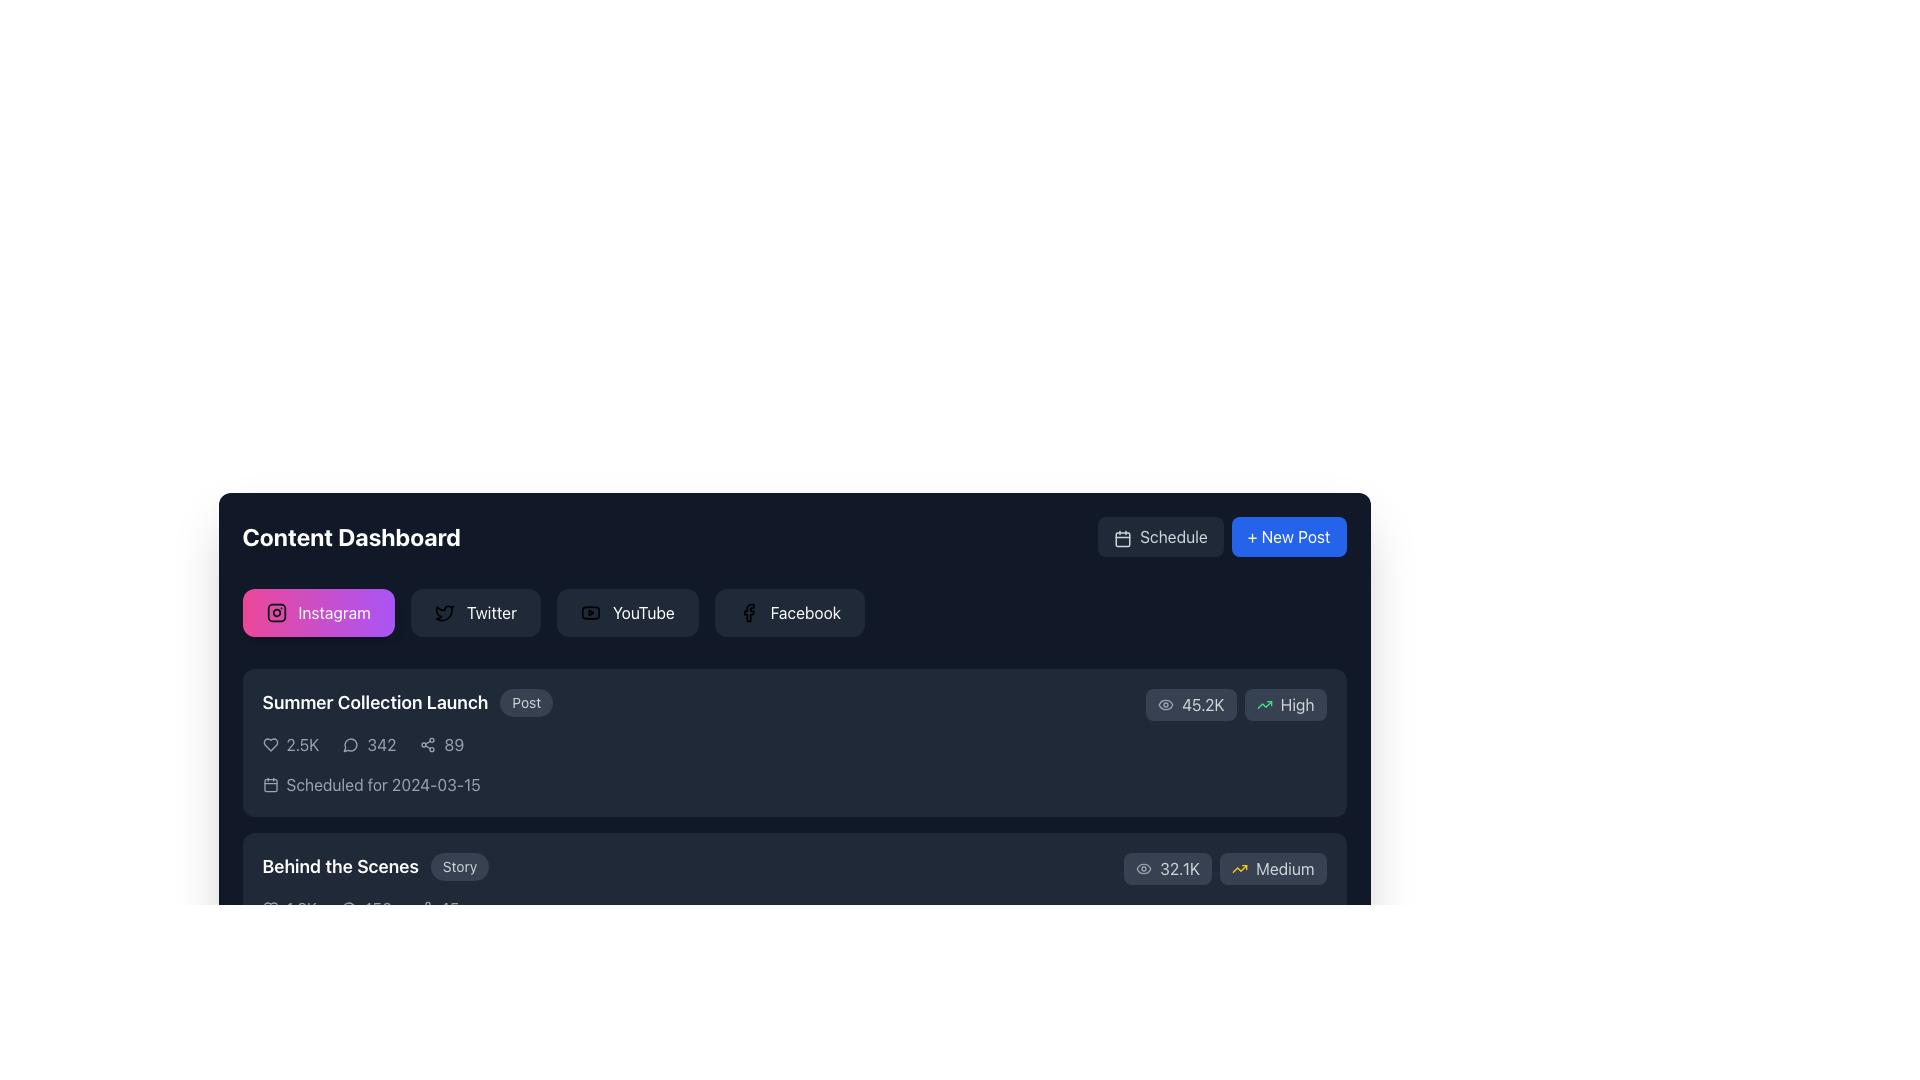 The width and height of the screenshot is (1920, 1080). I want to click on the share link icon, which is represented by three interconnected circles and lines, located below the 'Behind the Scenes' content and to the left of the number '45', so click(422, 909).